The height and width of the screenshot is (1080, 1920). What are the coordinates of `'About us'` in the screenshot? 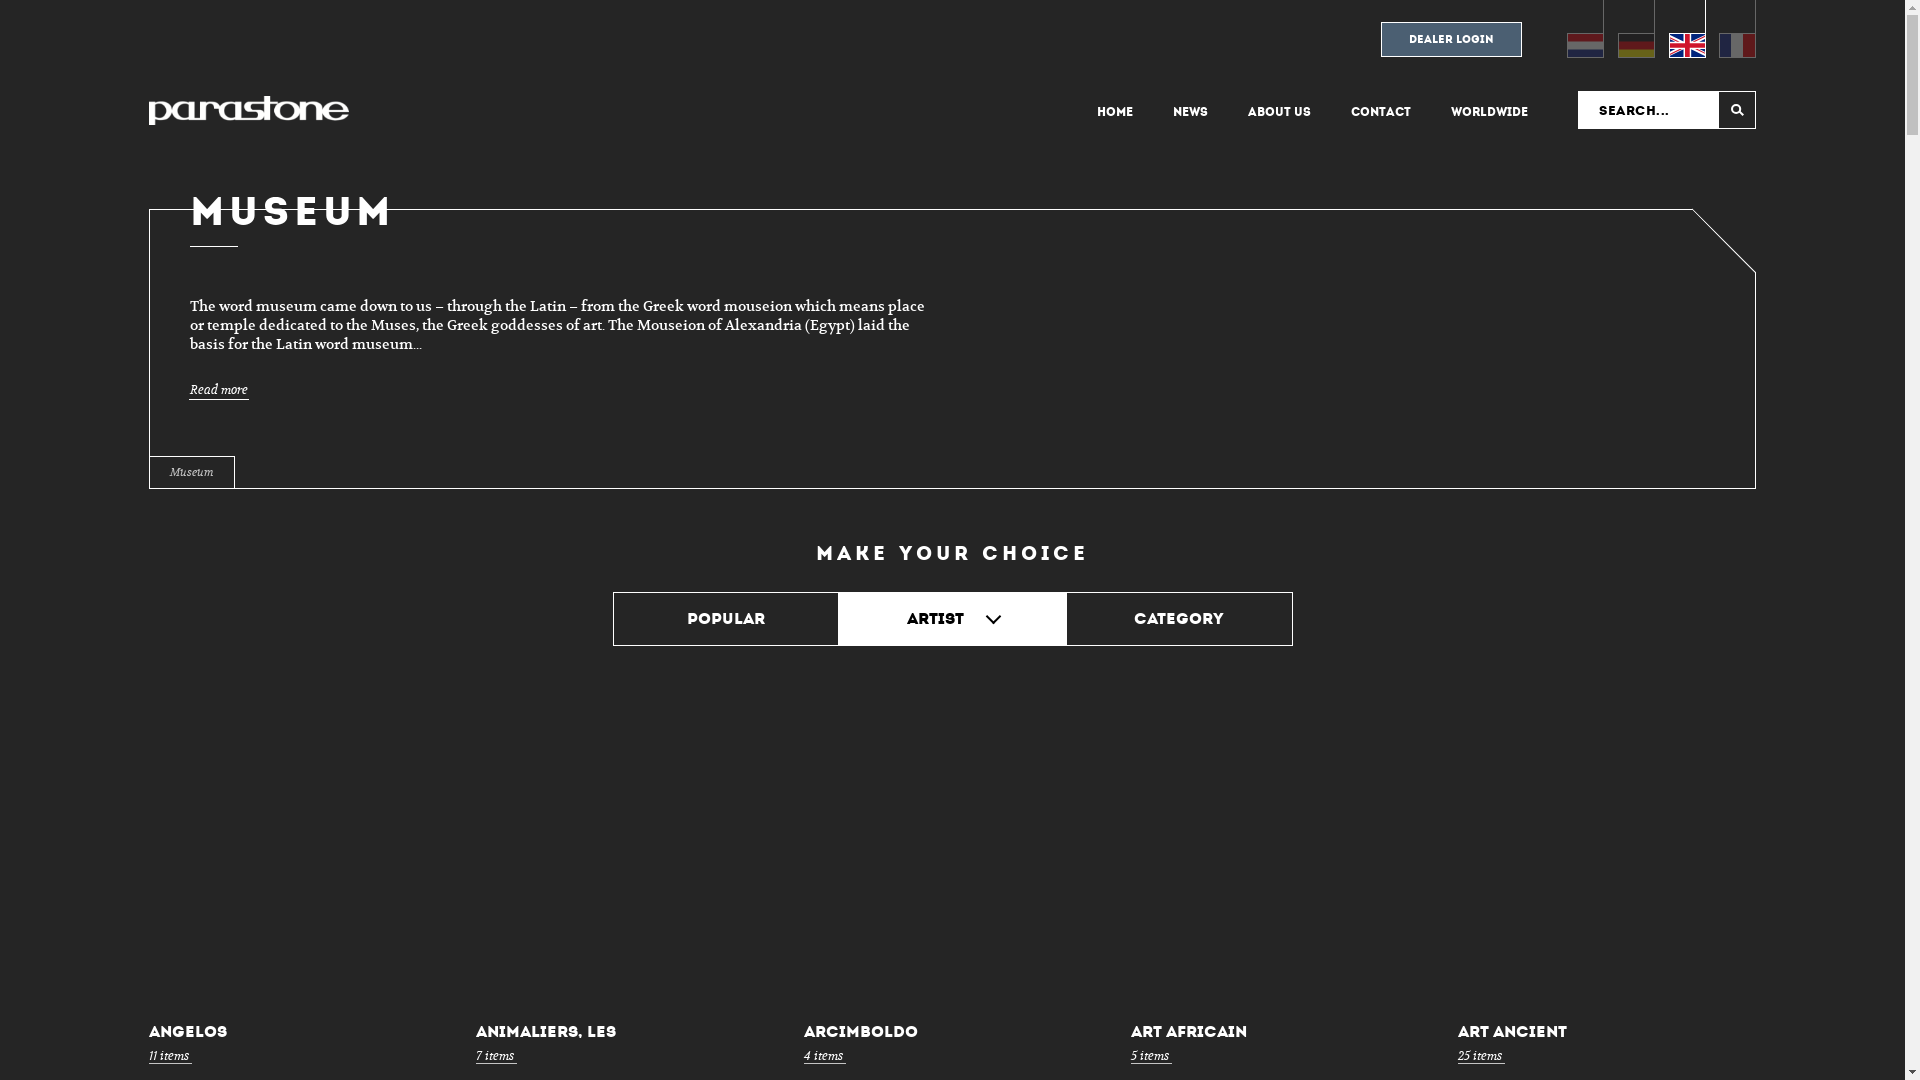 It's located at (1278, 111).